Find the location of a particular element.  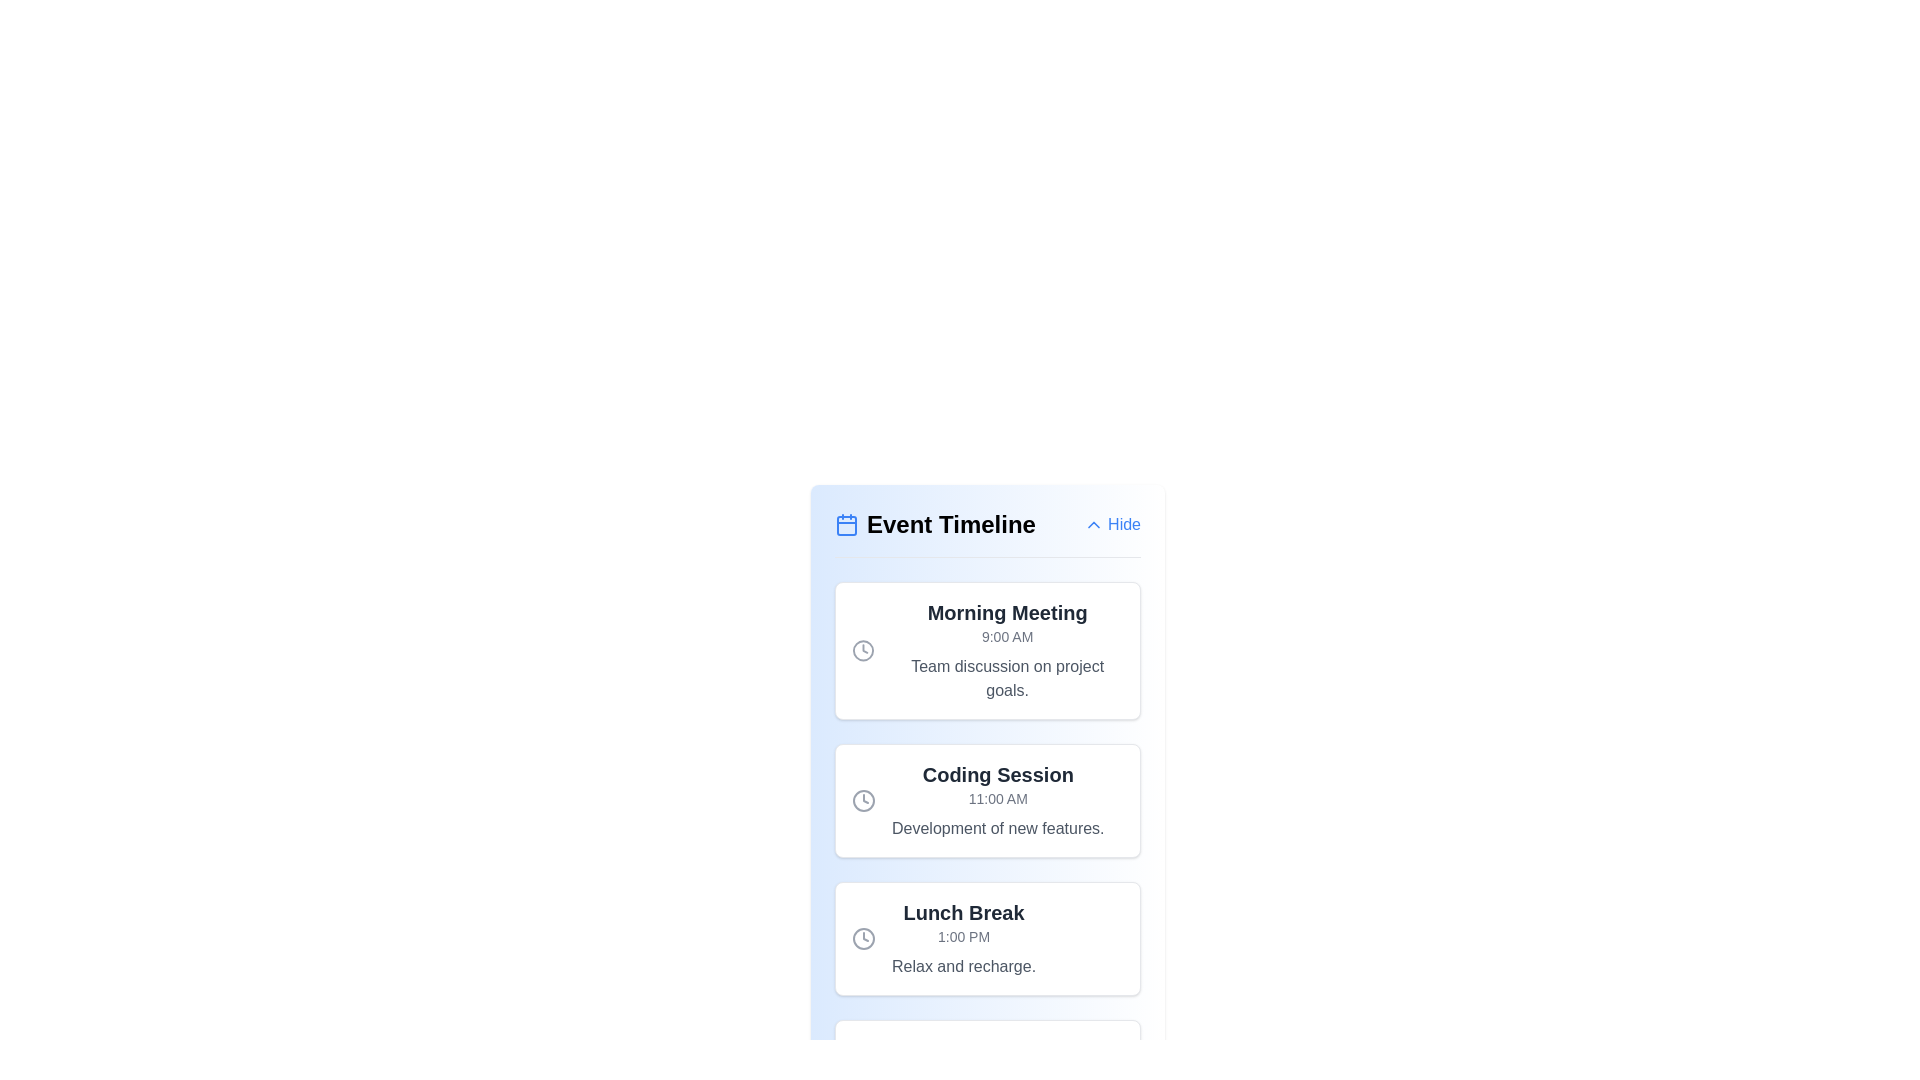

text label titled 'Coding Session' located at the top of the second card in the 'Event Timeline' section is located at coordinates (998, 774).